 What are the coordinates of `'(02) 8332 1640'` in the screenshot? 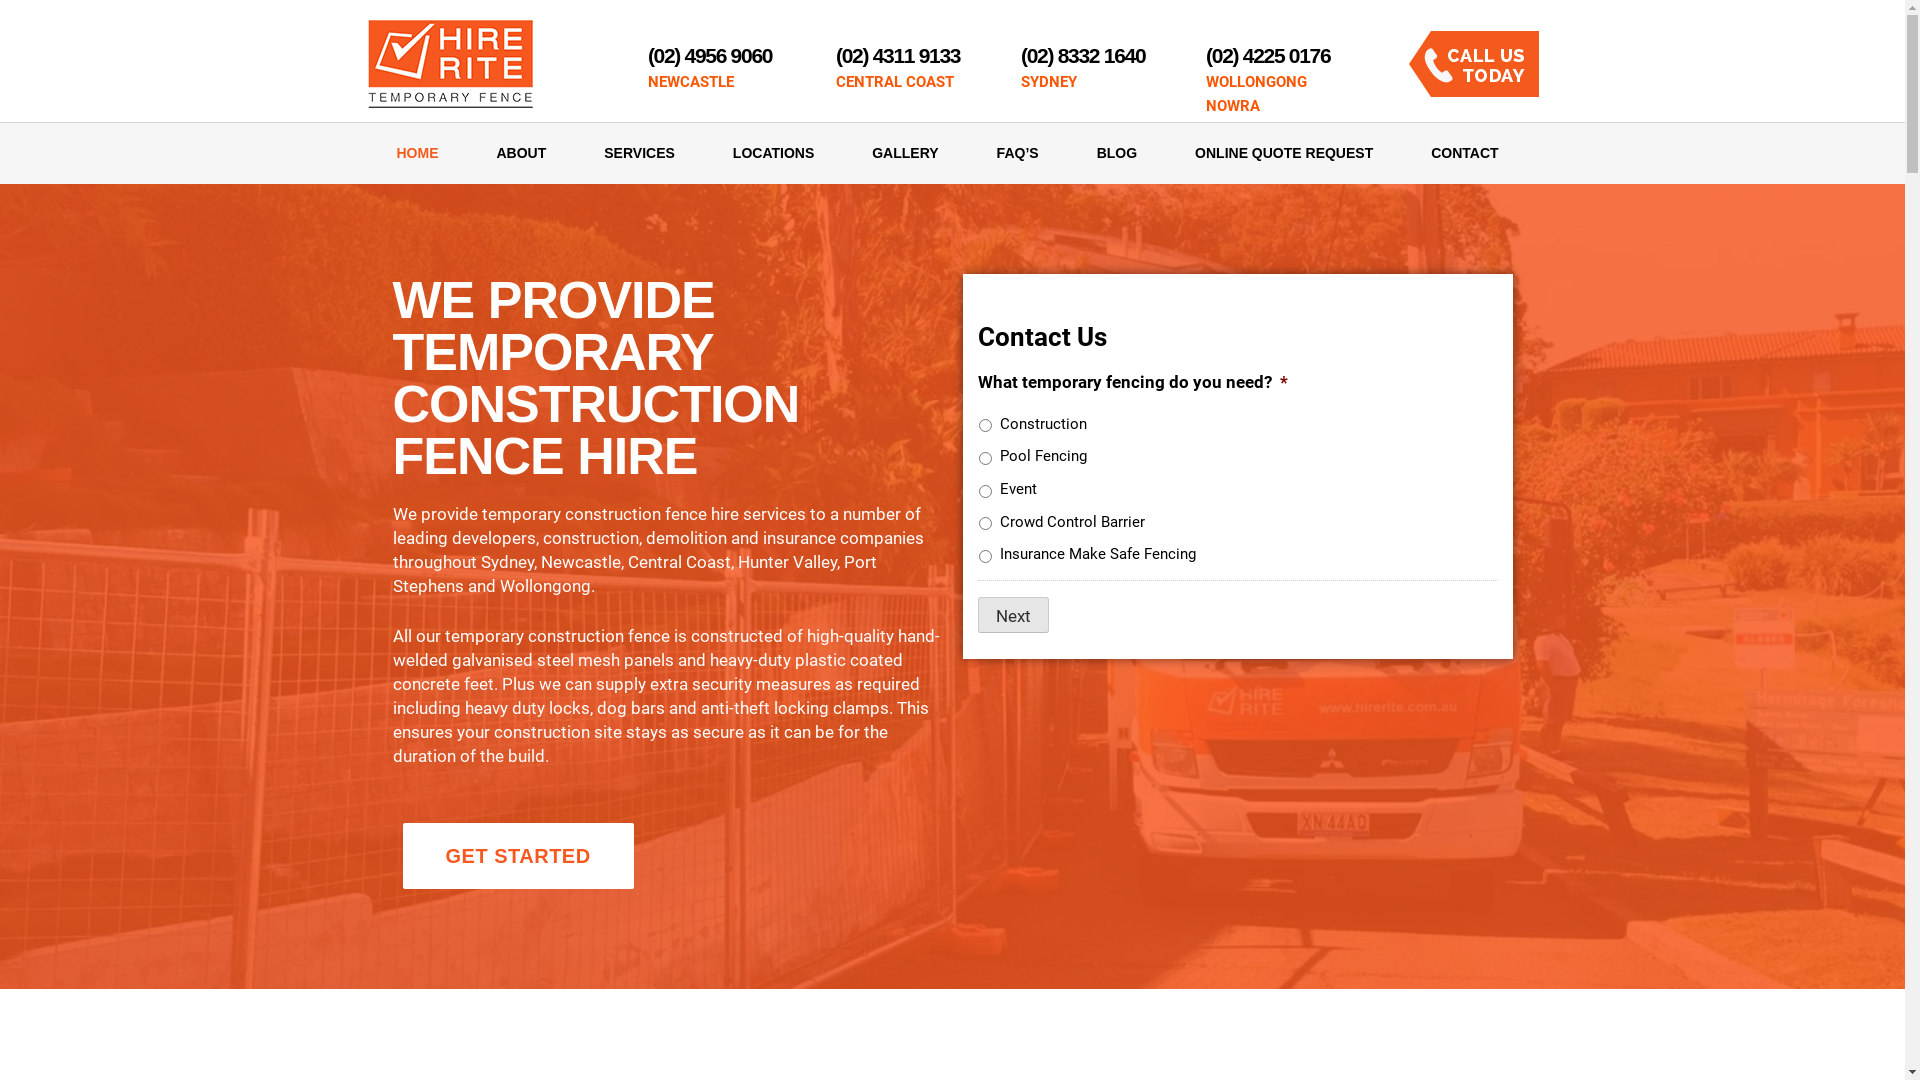 It's located at (1082, 54).